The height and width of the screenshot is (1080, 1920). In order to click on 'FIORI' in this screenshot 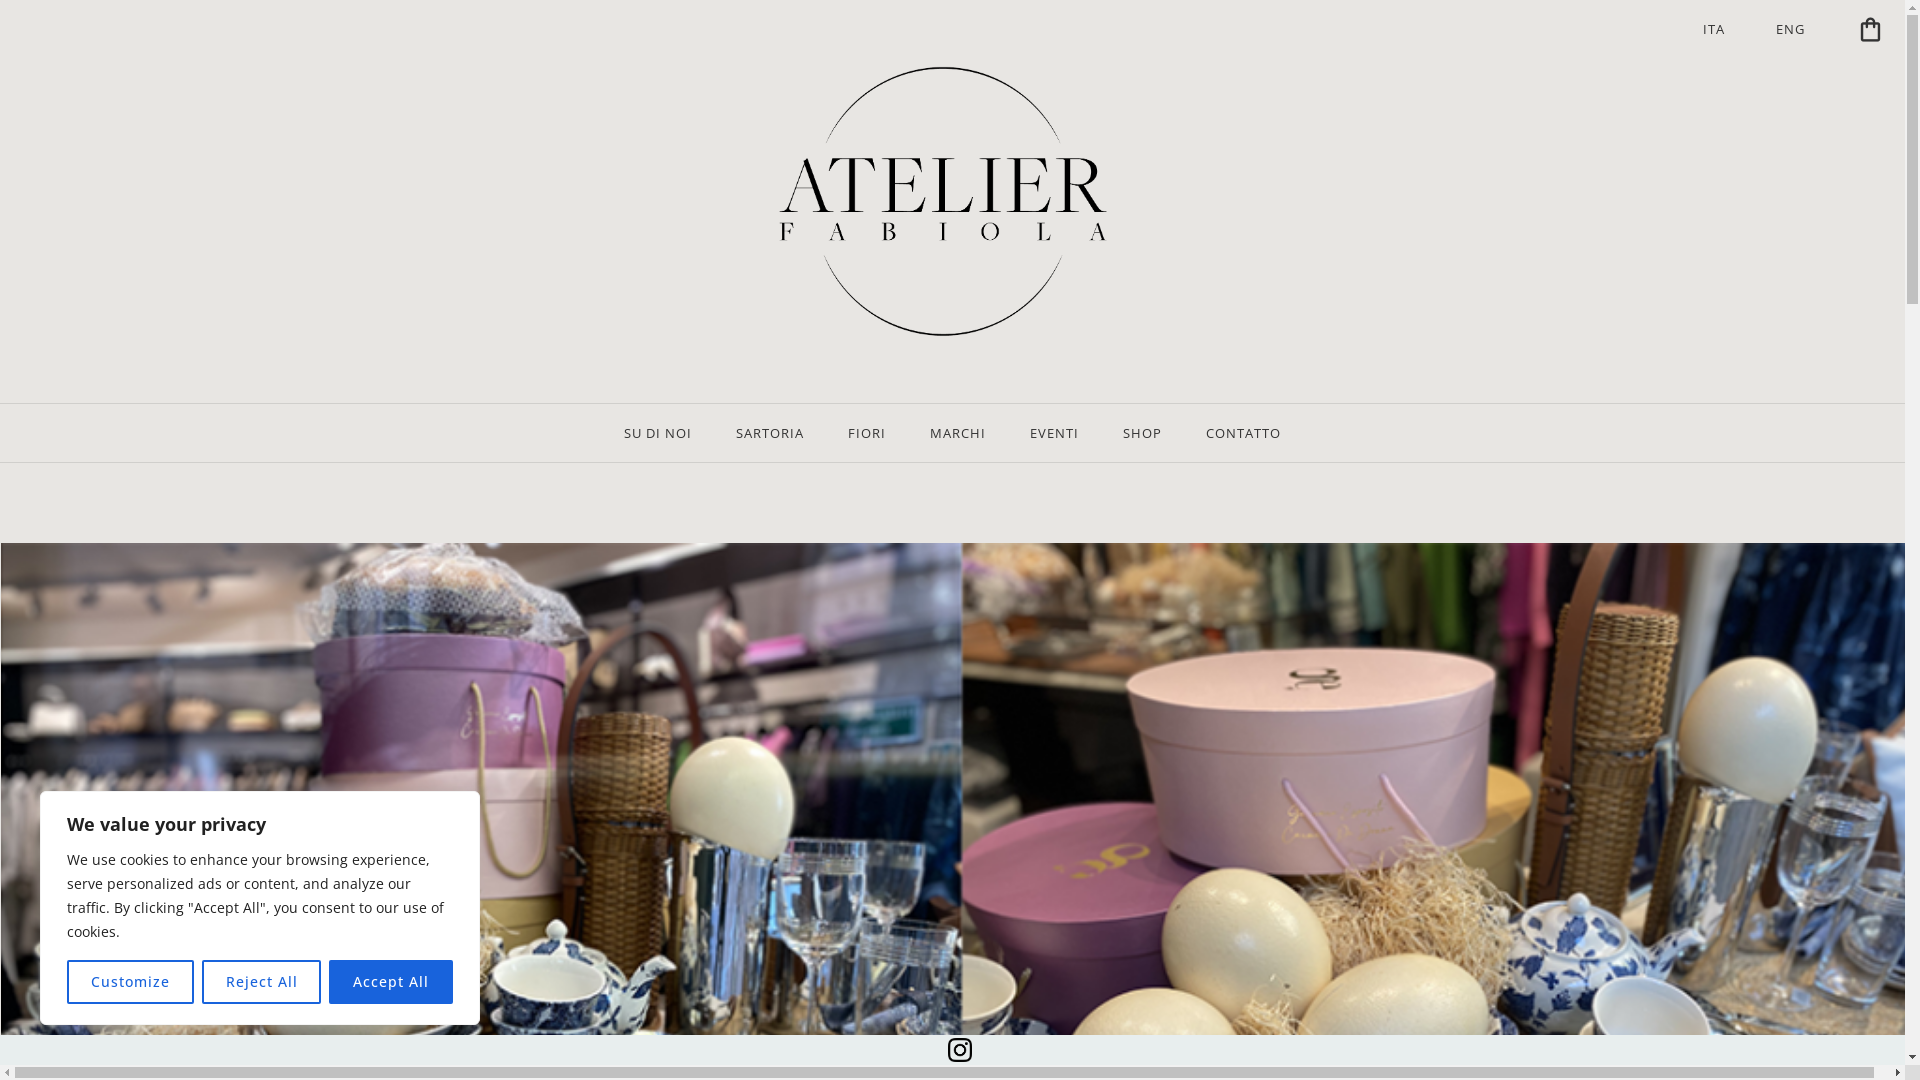, I will do `click(867, 431)`.